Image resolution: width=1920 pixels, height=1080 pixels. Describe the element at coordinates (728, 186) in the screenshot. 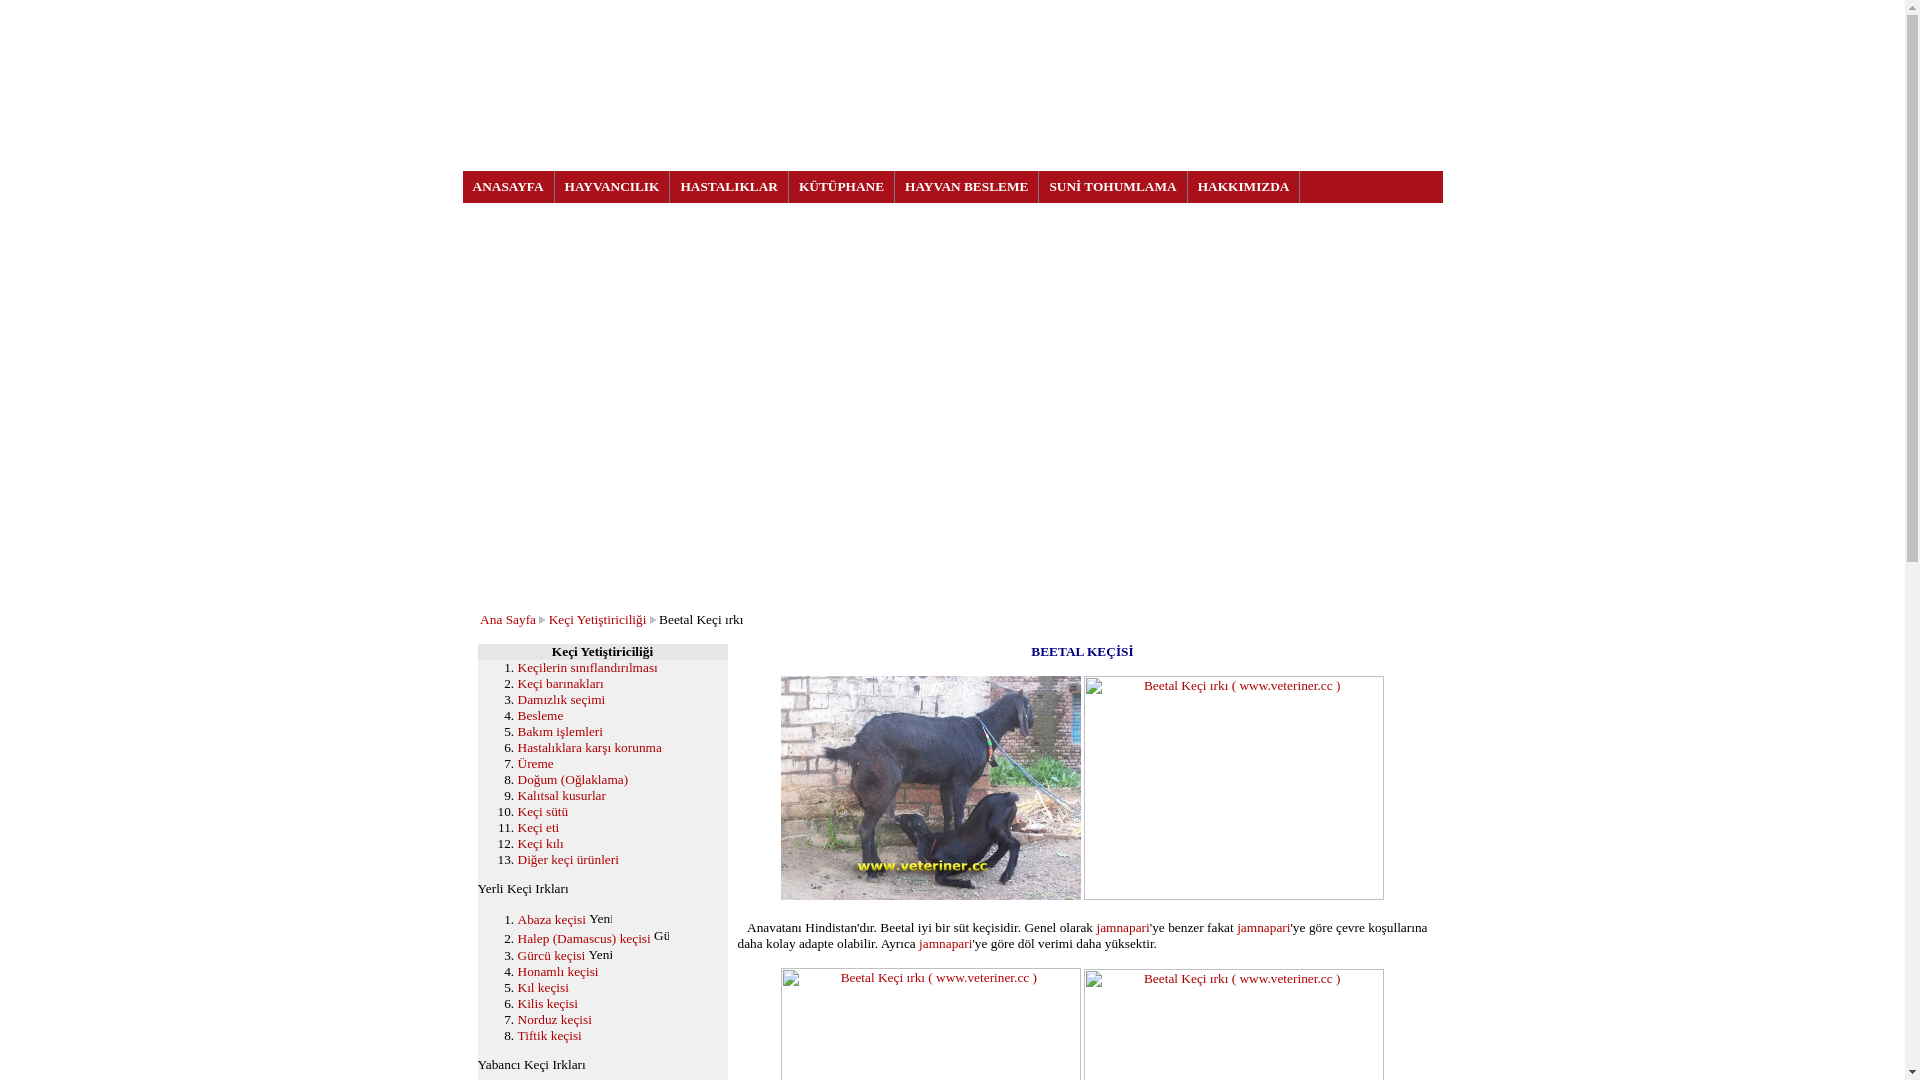

I see `'HASTALIKLAR'` at that location.